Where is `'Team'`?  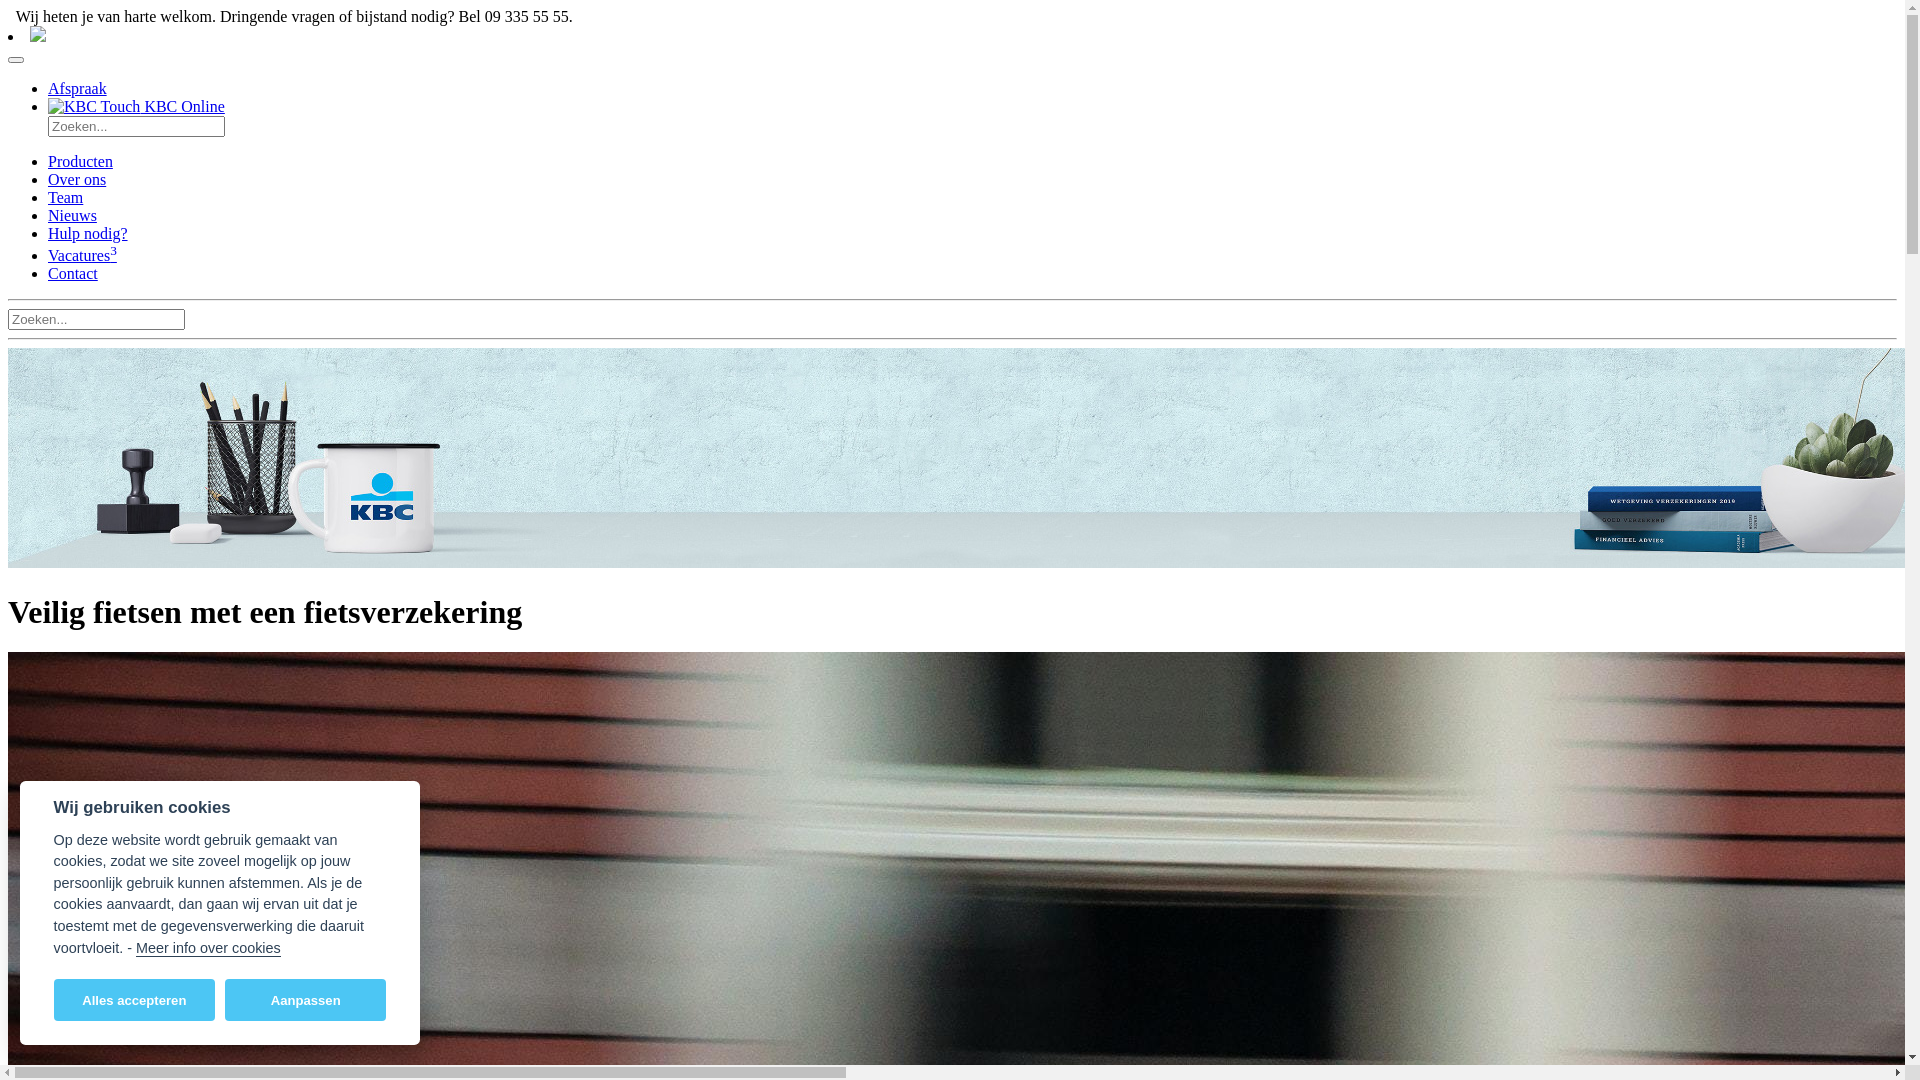 'Team' is located at coordinates (65, 197).